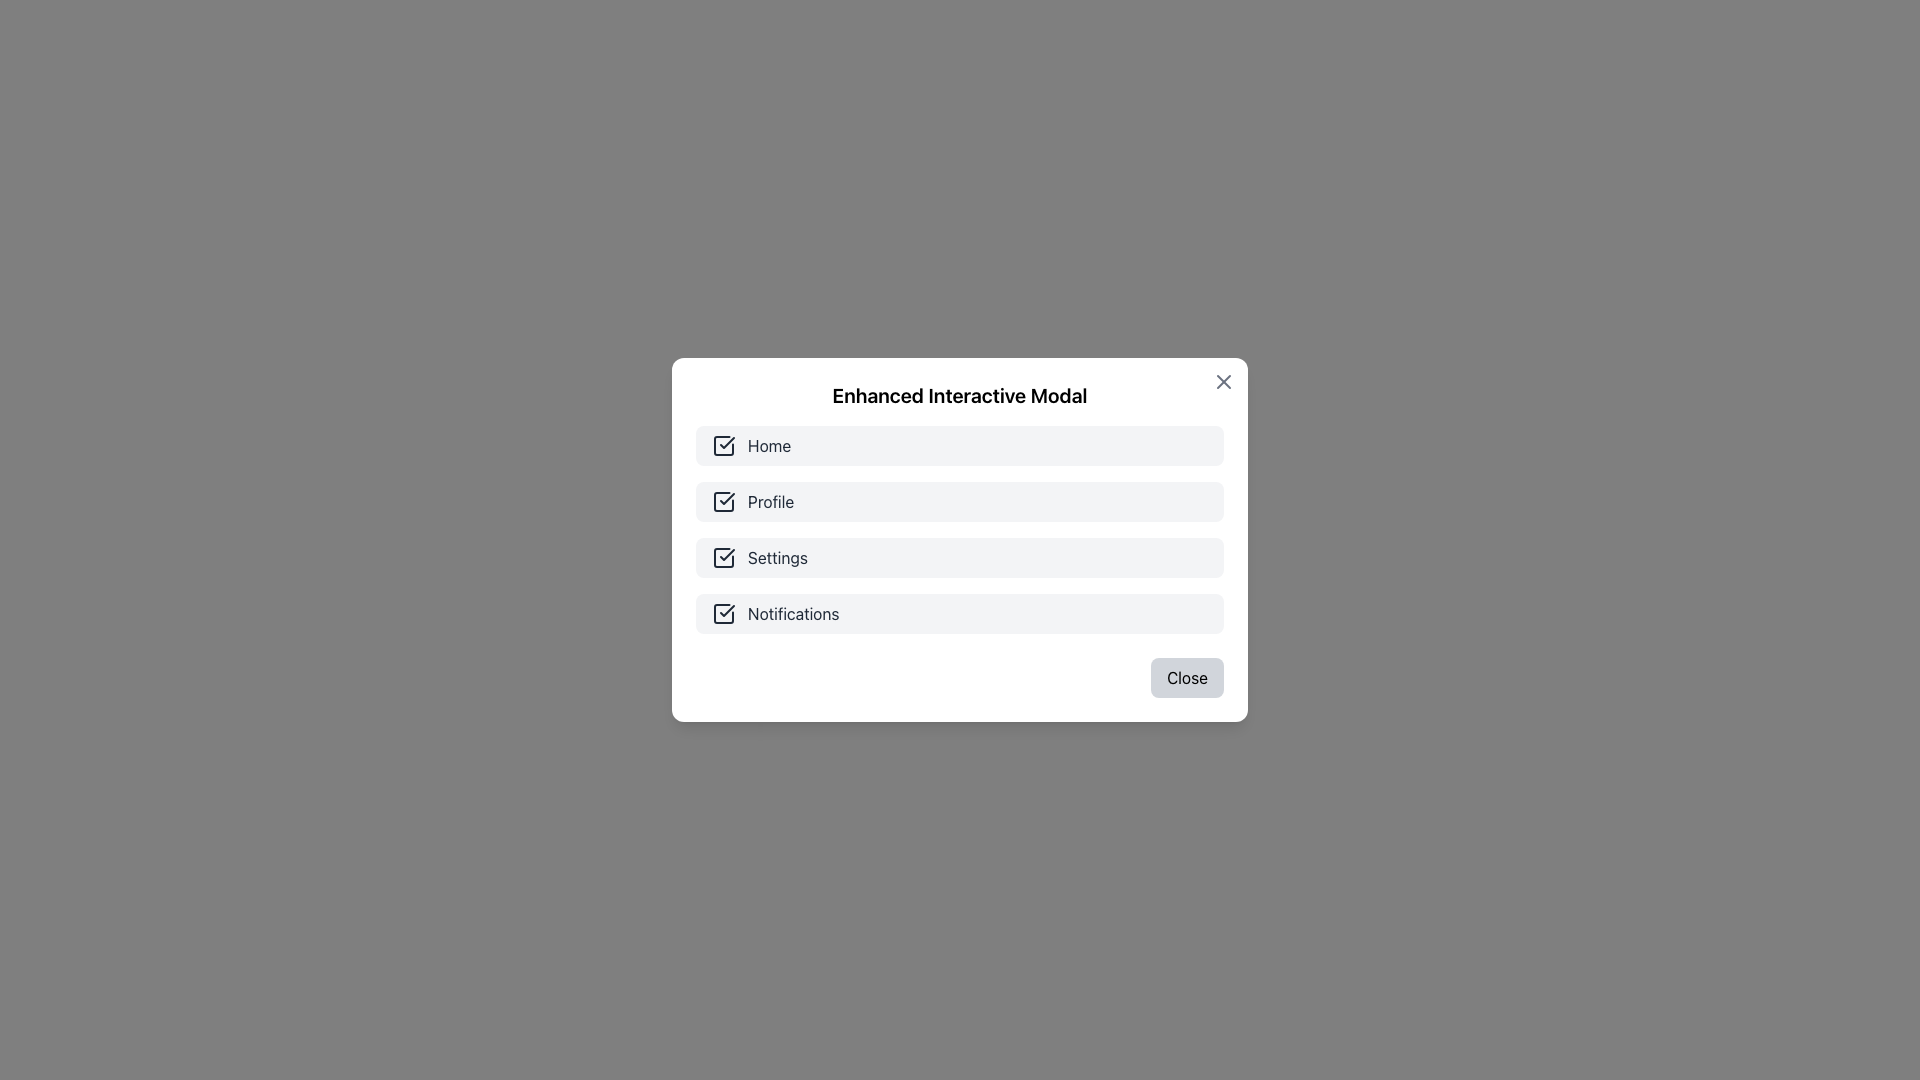  What do you see at coordinates (726, 442) in the screenshot?
I see `the state change of the checkmark icon, which is a thin outlined SVG graphic located to the left of the 'Profile' text in the modal's second row` at bounding box center [726, 442].